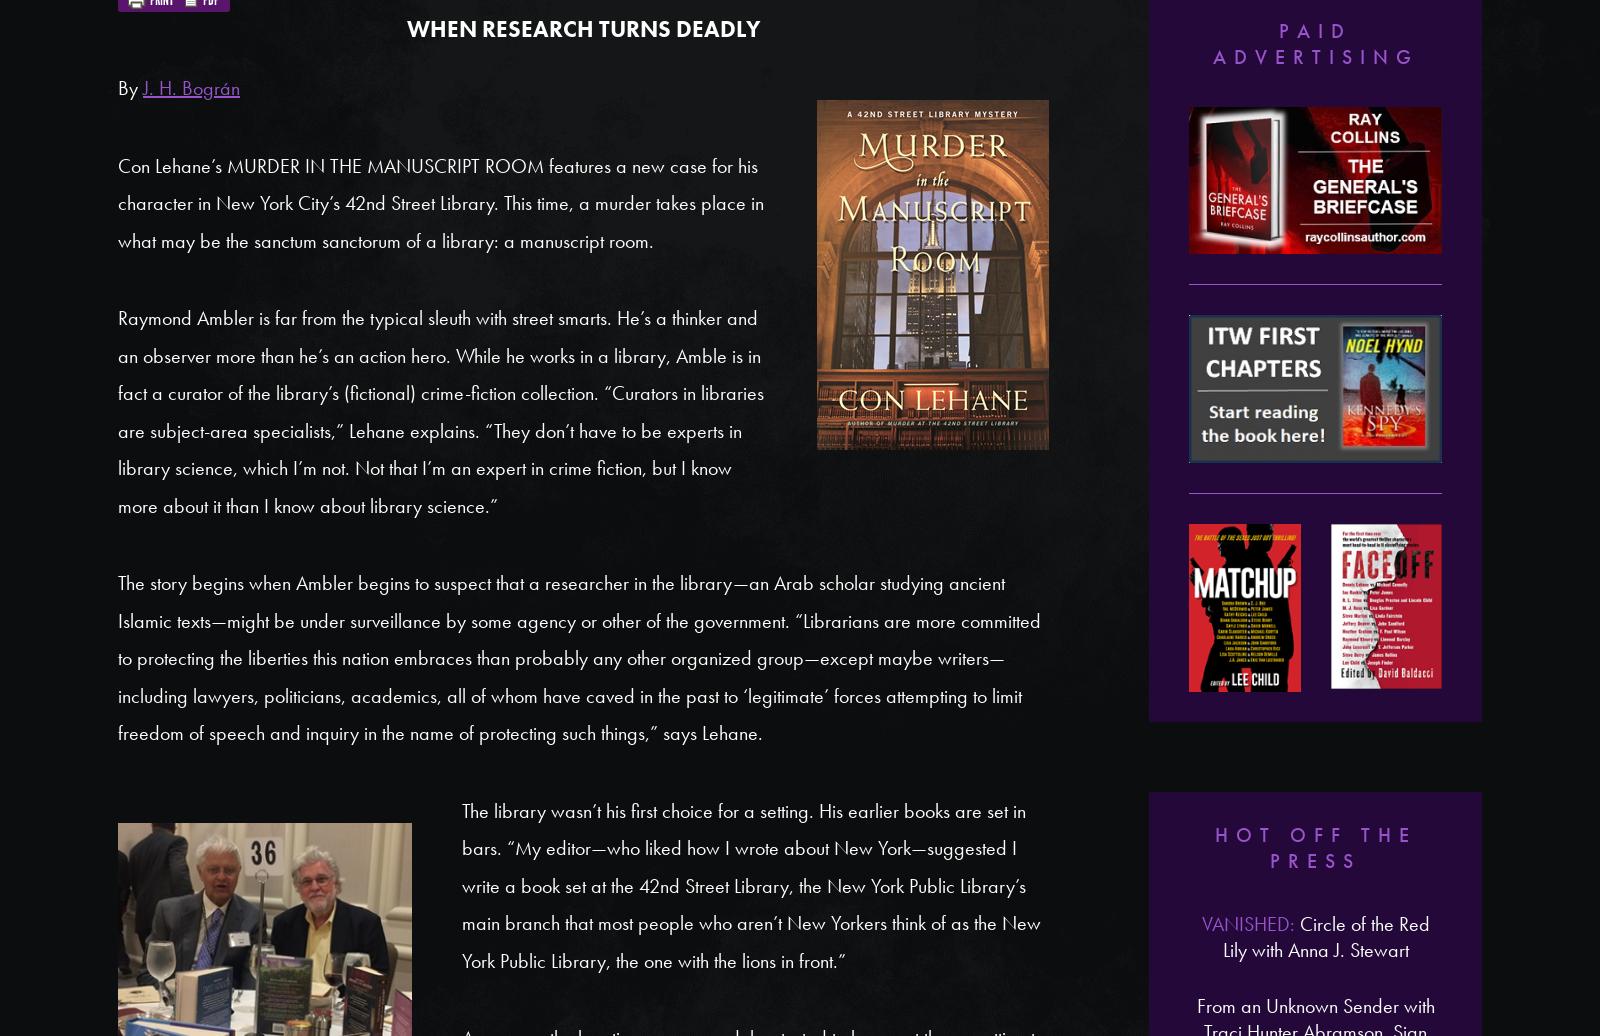 This screenshot has height=1036, width=1600. I want to click on 'Lloyd Devereux Richards', so click(1314, 663).